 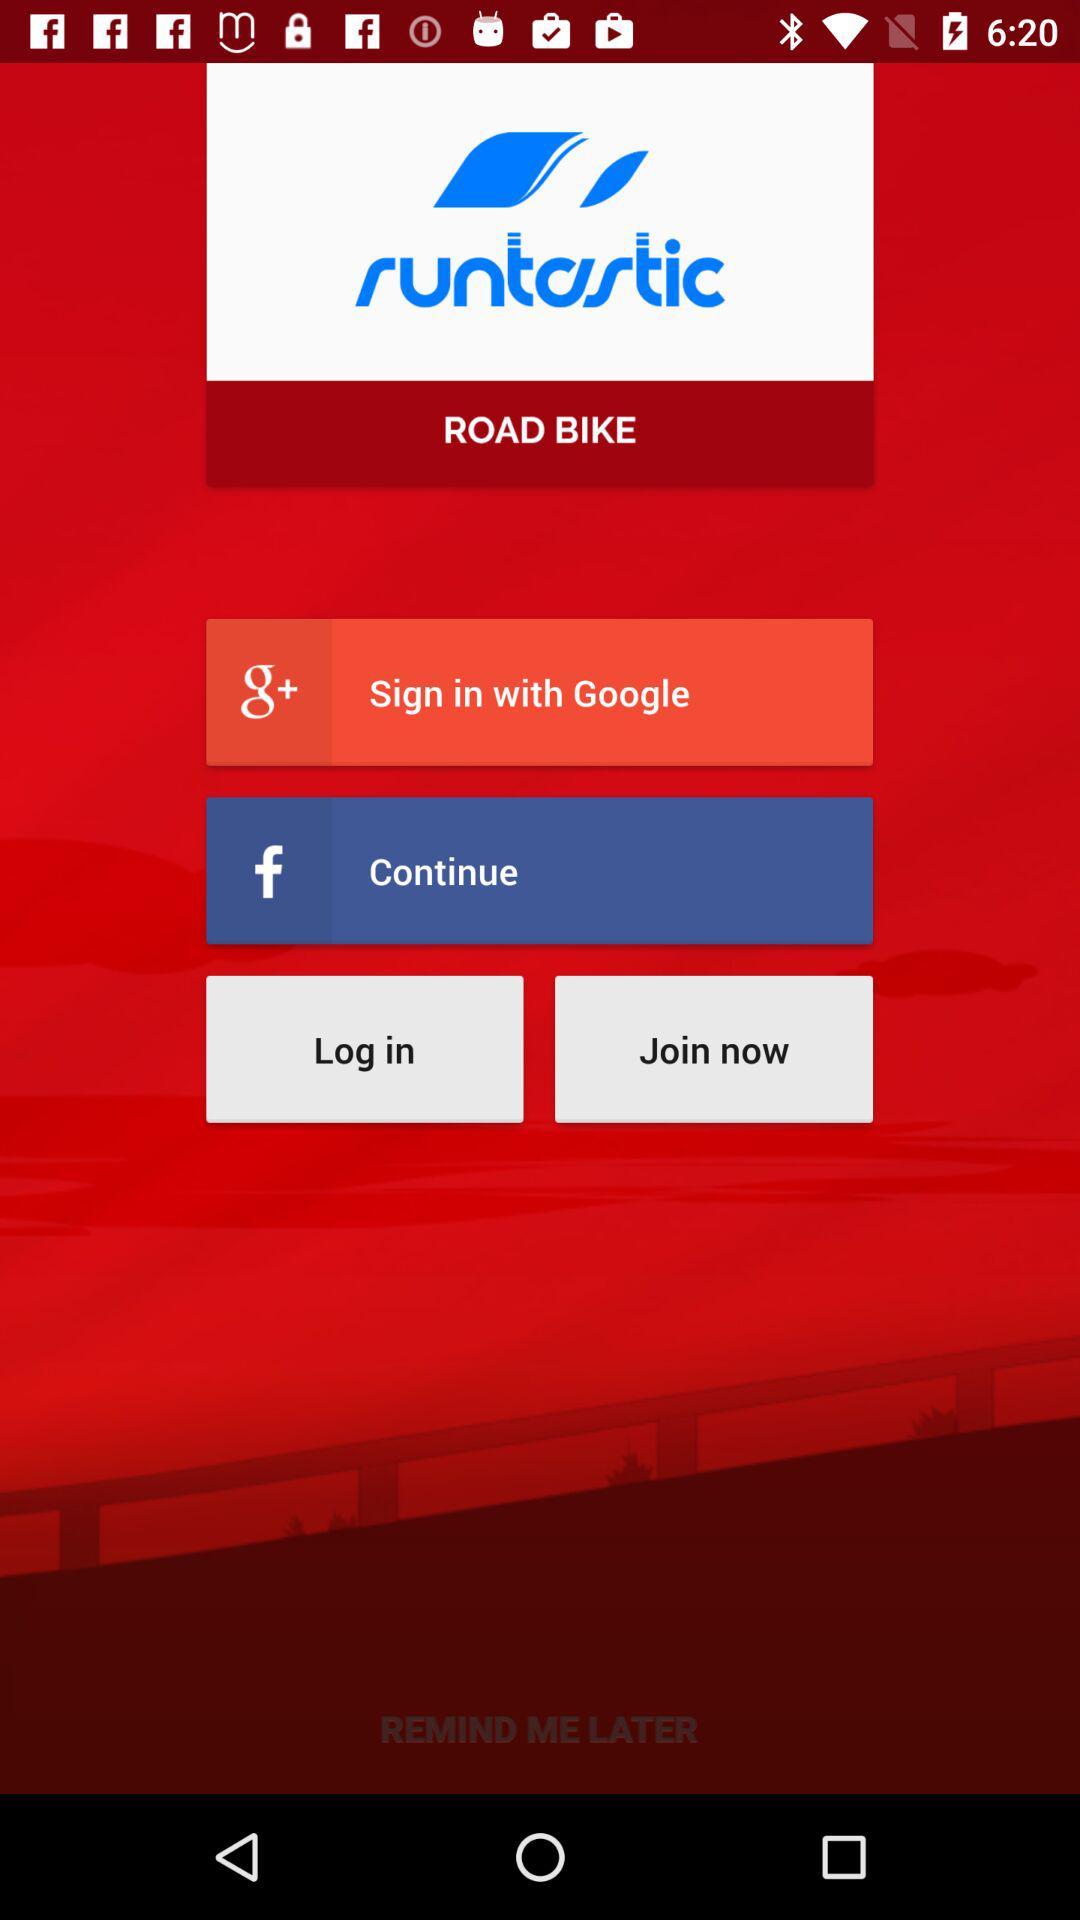 What do you see at coordinates (538, 1726) in the screenshot?
I see `remind me later` at bounding box center [538, 1726].